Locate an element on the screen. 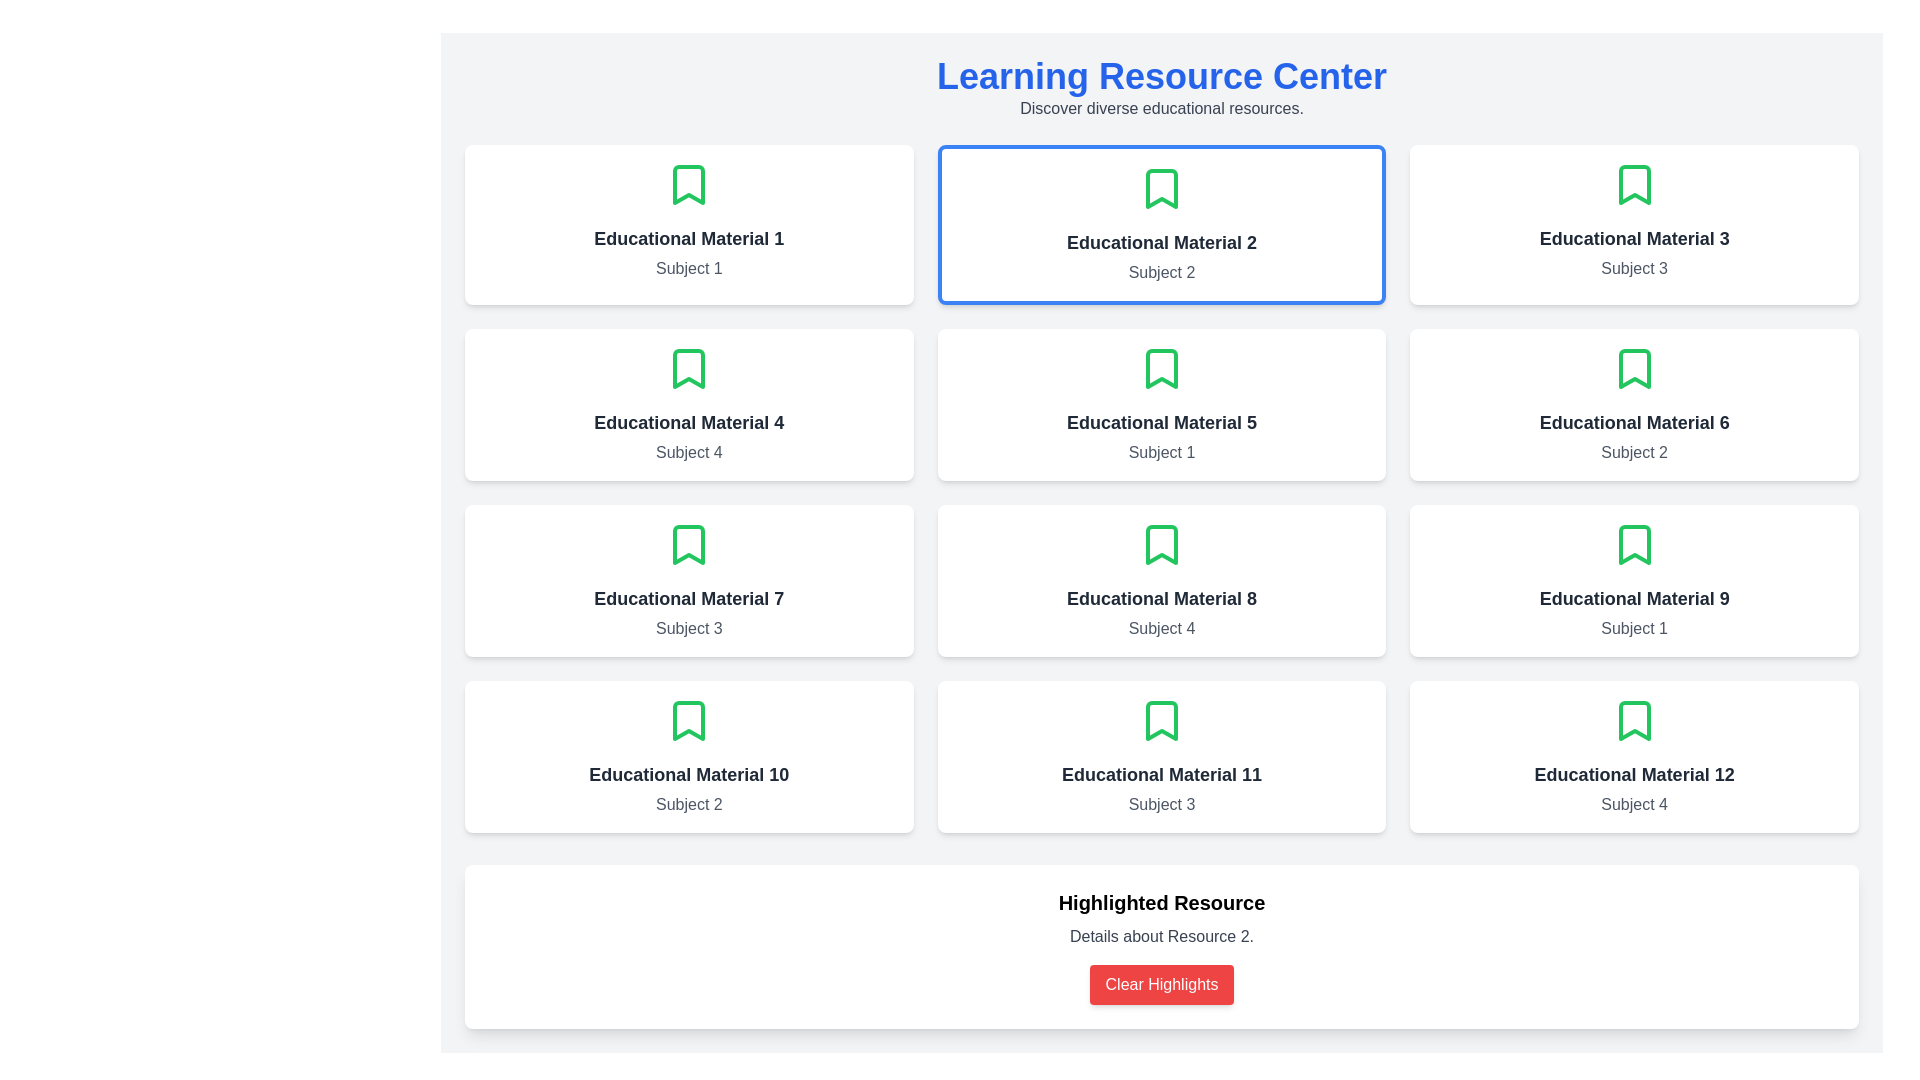  the SVG-based bookmark icon located above the title in the card labeled 'Educational Material 4' to interact with it is located at coordinates (689, 369).